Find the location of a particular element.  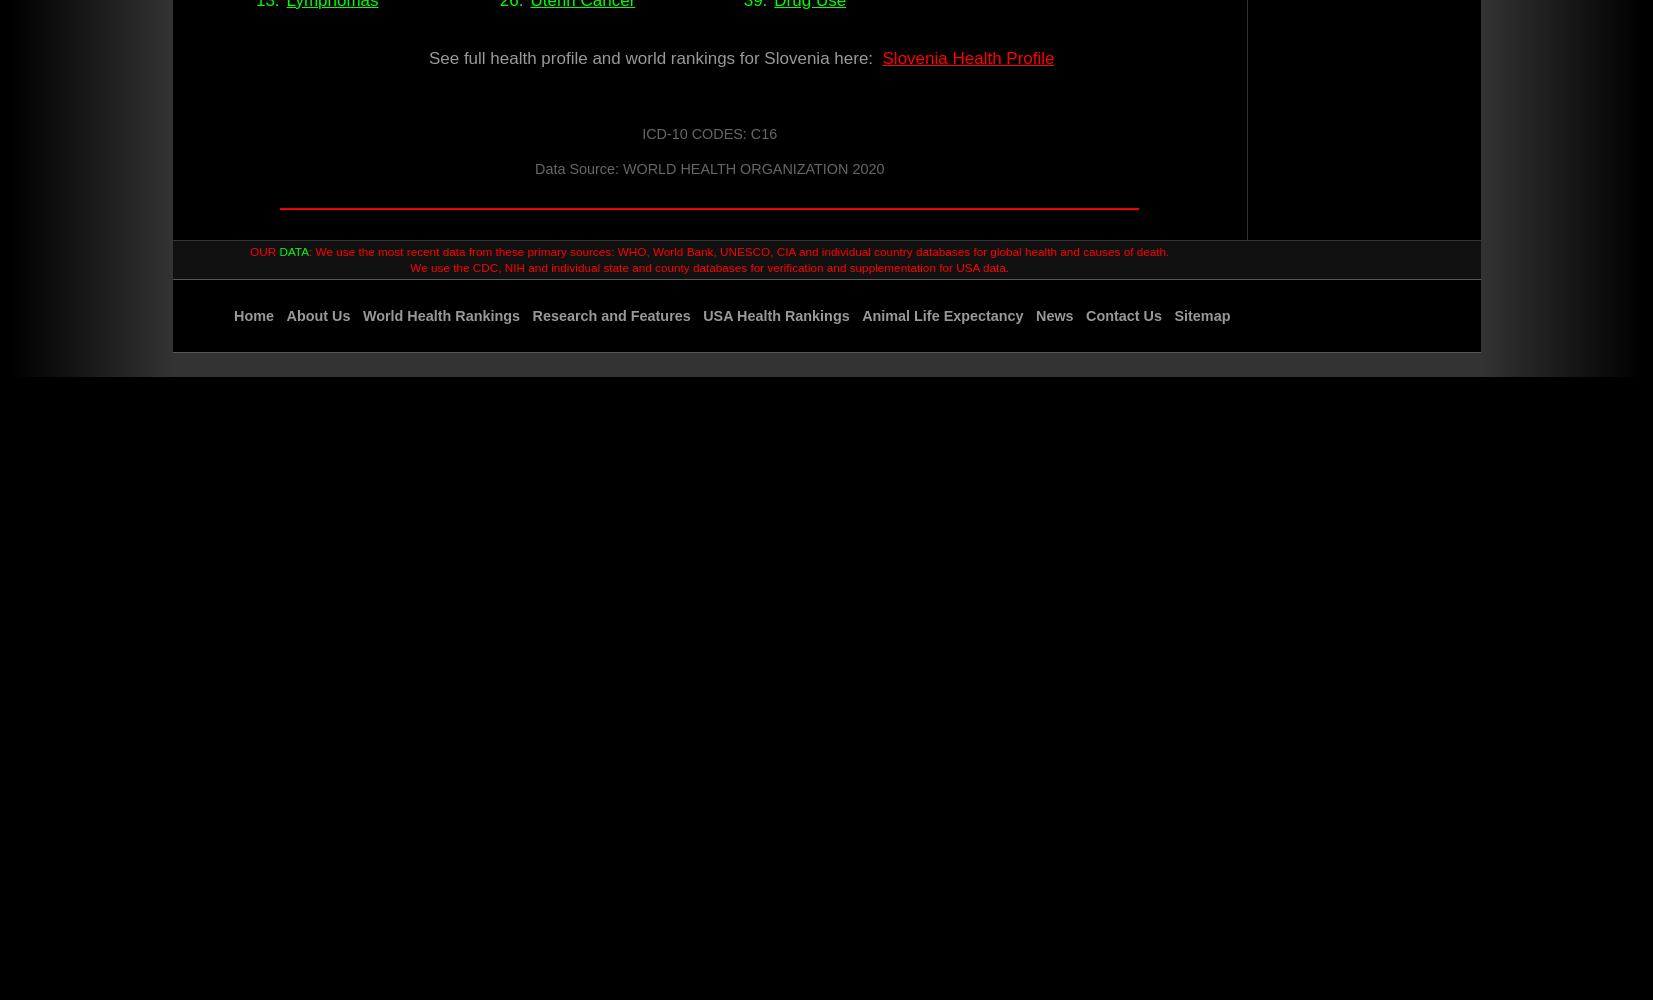

'News' is located at coordinates (1054, 314).